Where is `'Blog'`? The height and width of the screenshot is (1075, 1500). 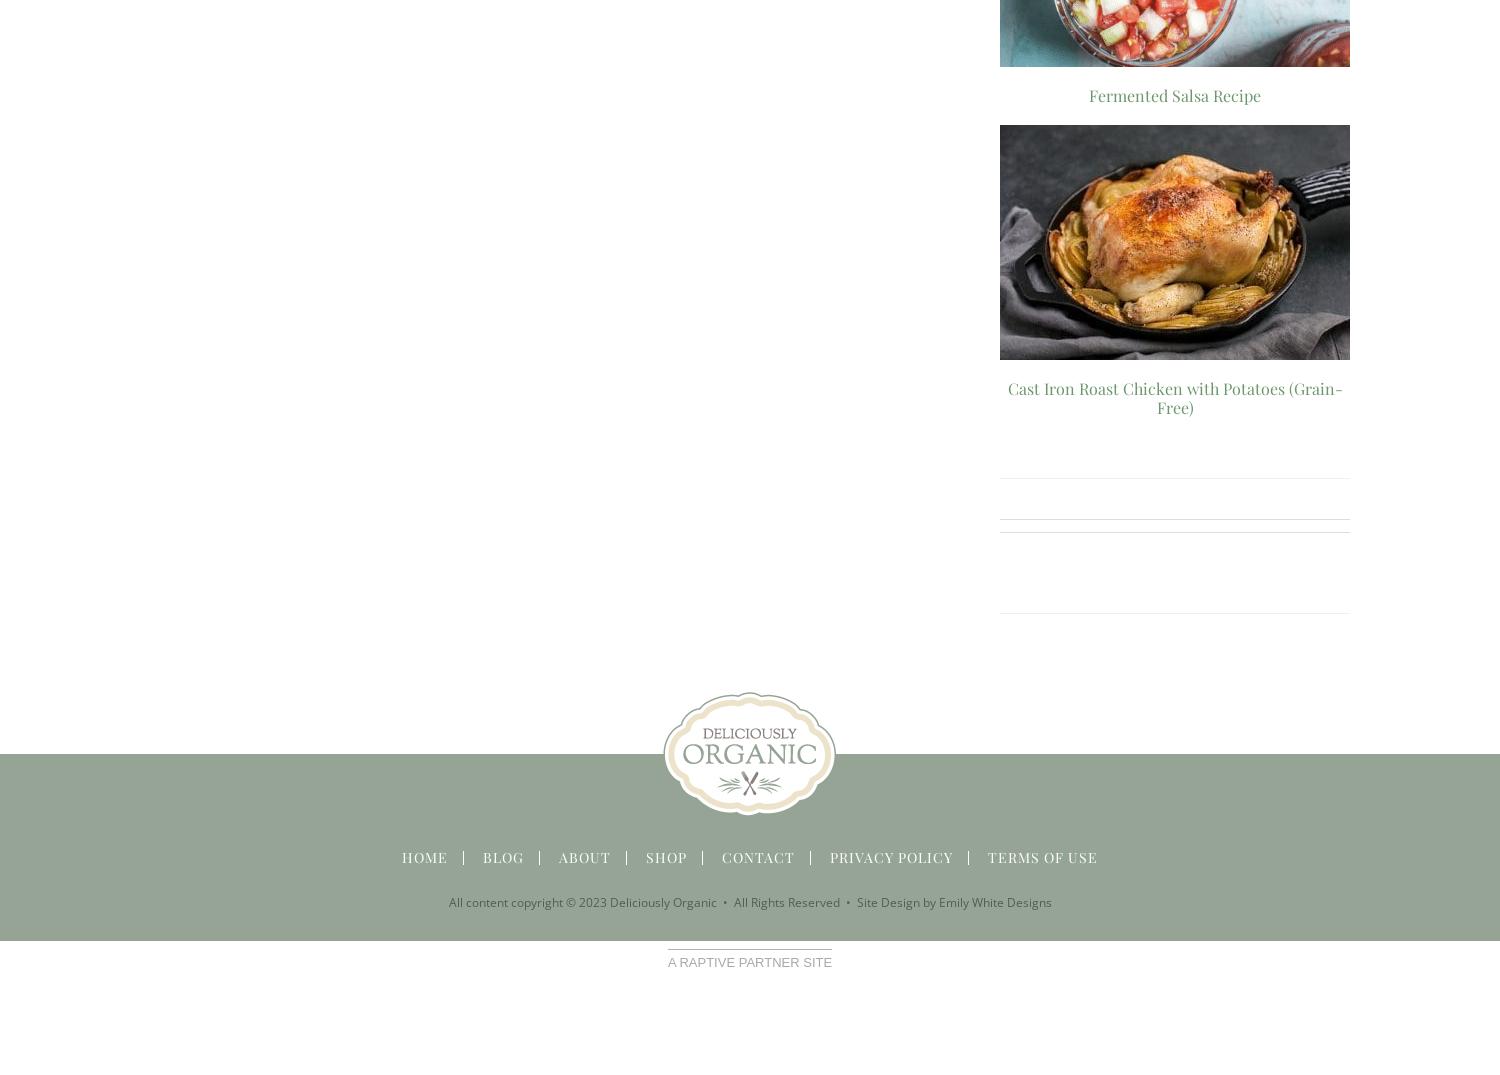 'Blog' is located at coordinates (503, 856).